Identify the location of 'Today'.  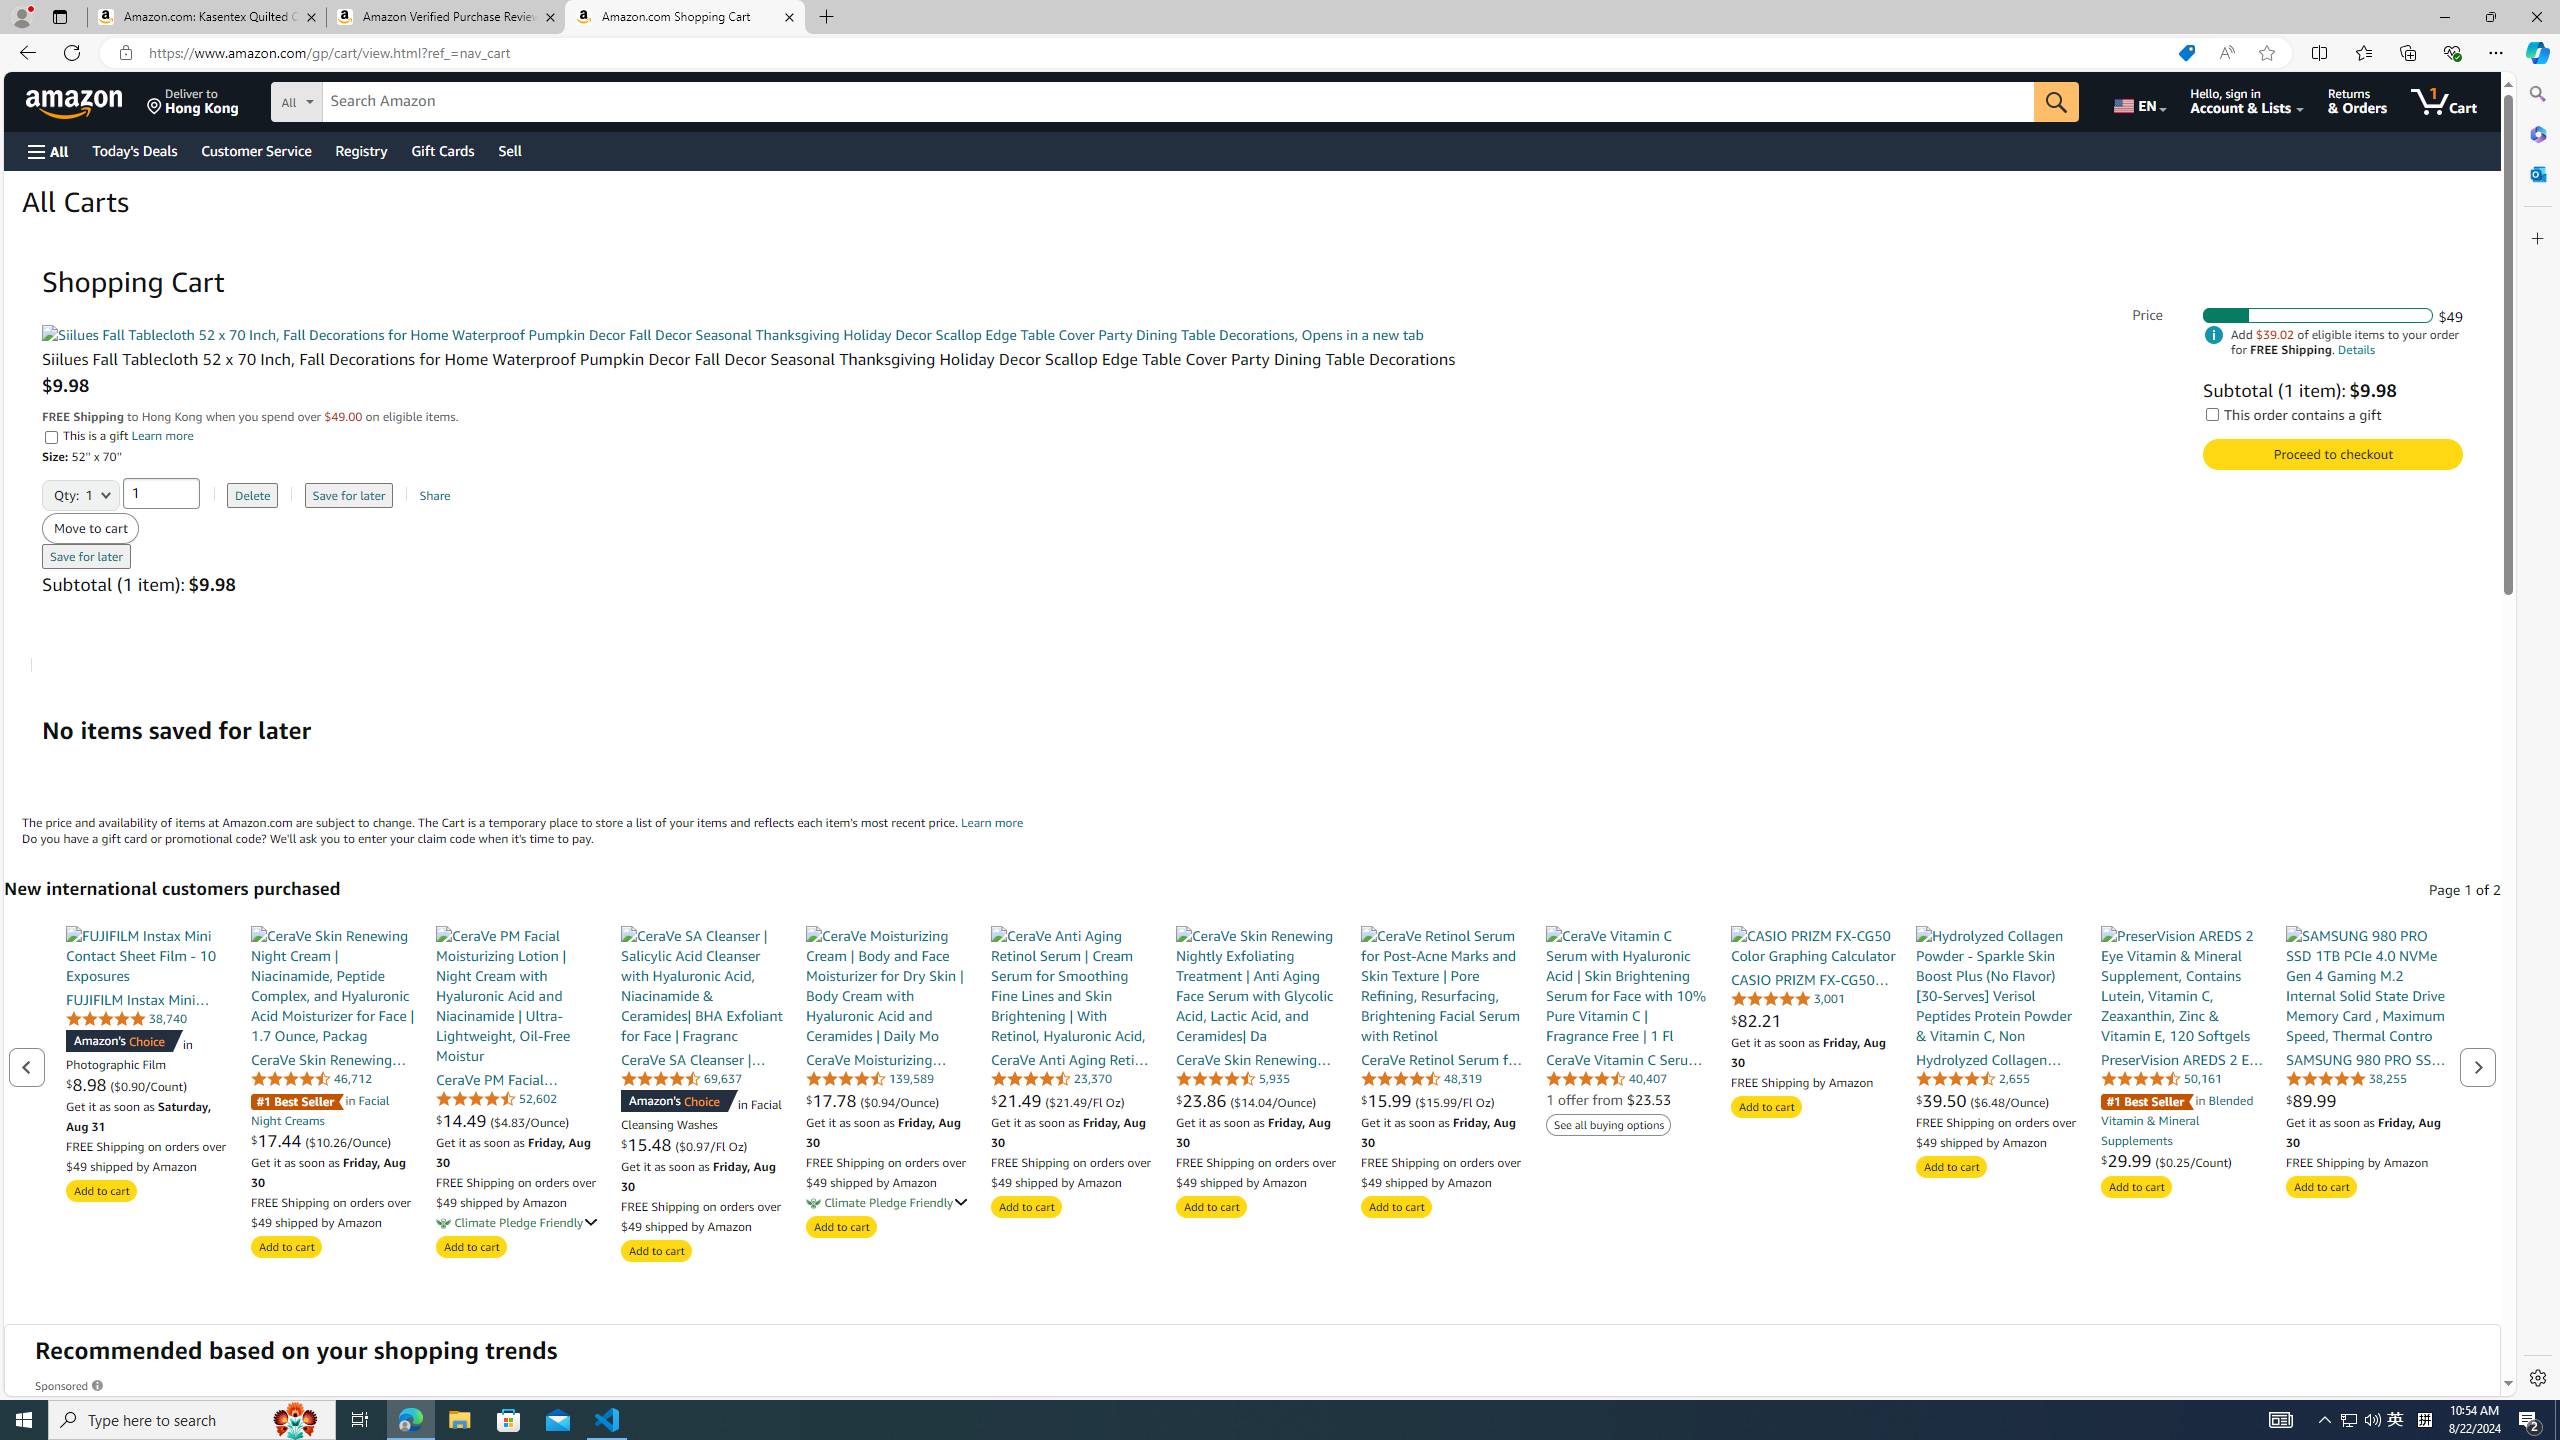
(134, 150).